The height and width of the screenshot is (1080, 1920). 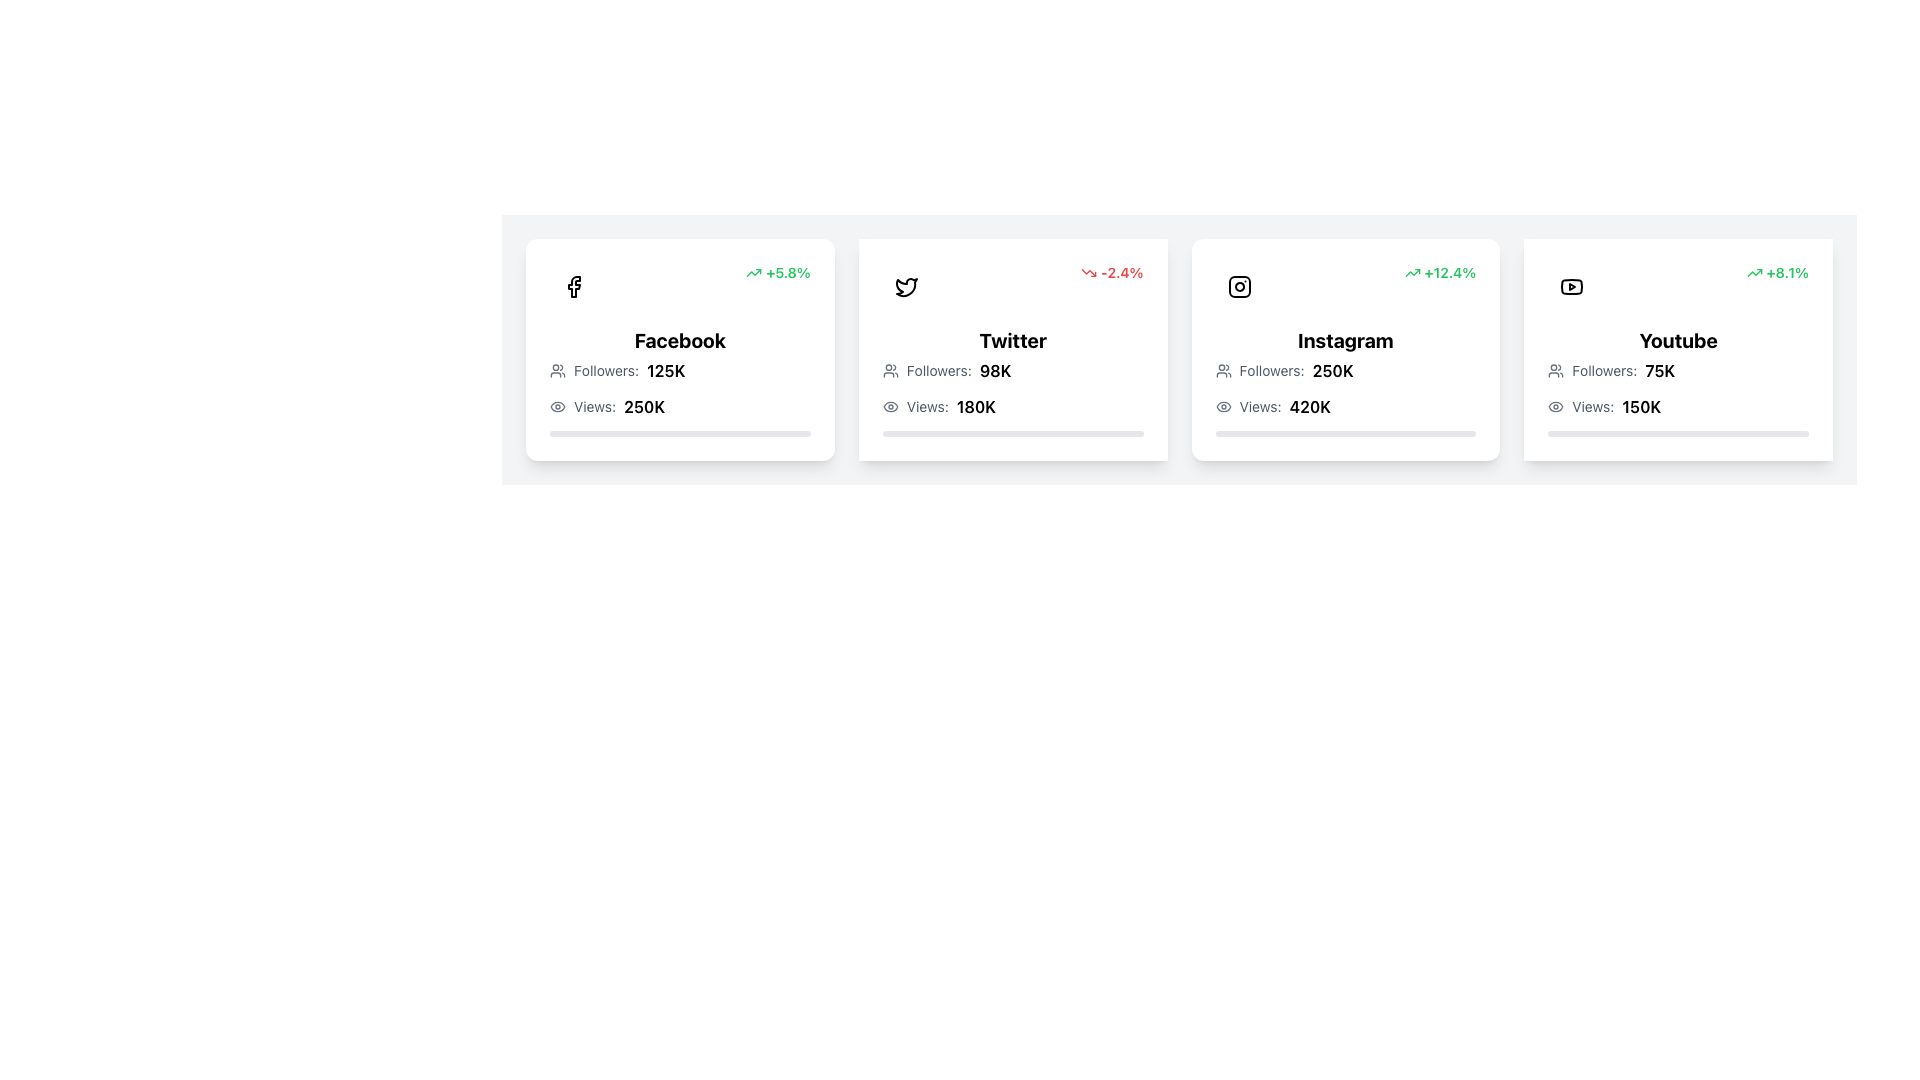 What do you see at coordinates (889, 370) in the screenshot?
I see `the icon representing a group of people, which is light gray and located next to the text 'Followers:' in the second card from the left` at bounding box center [889, 370].